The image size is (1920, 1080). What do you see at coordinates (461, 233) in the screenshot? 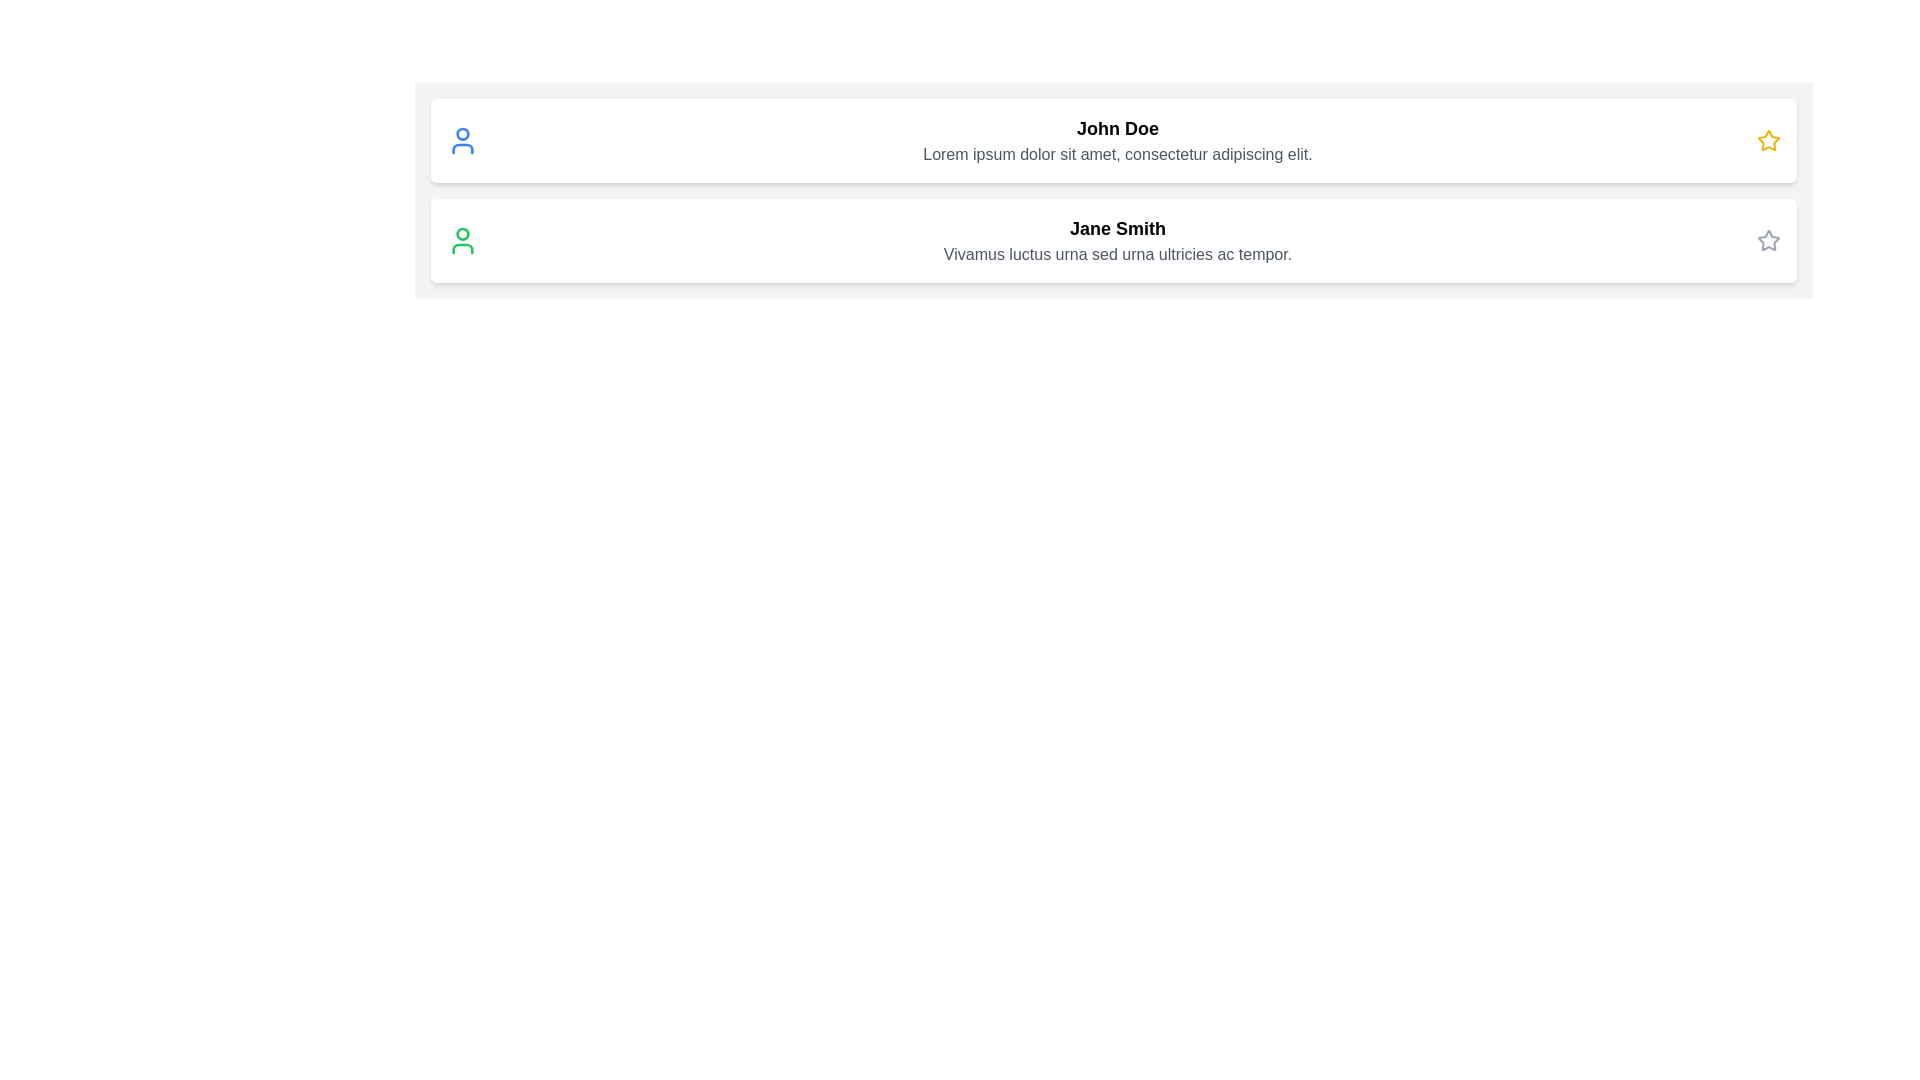
I see `the small circular shape within the green user profile icon located on the left side of the second list item card` at bounding box center [461, 233].